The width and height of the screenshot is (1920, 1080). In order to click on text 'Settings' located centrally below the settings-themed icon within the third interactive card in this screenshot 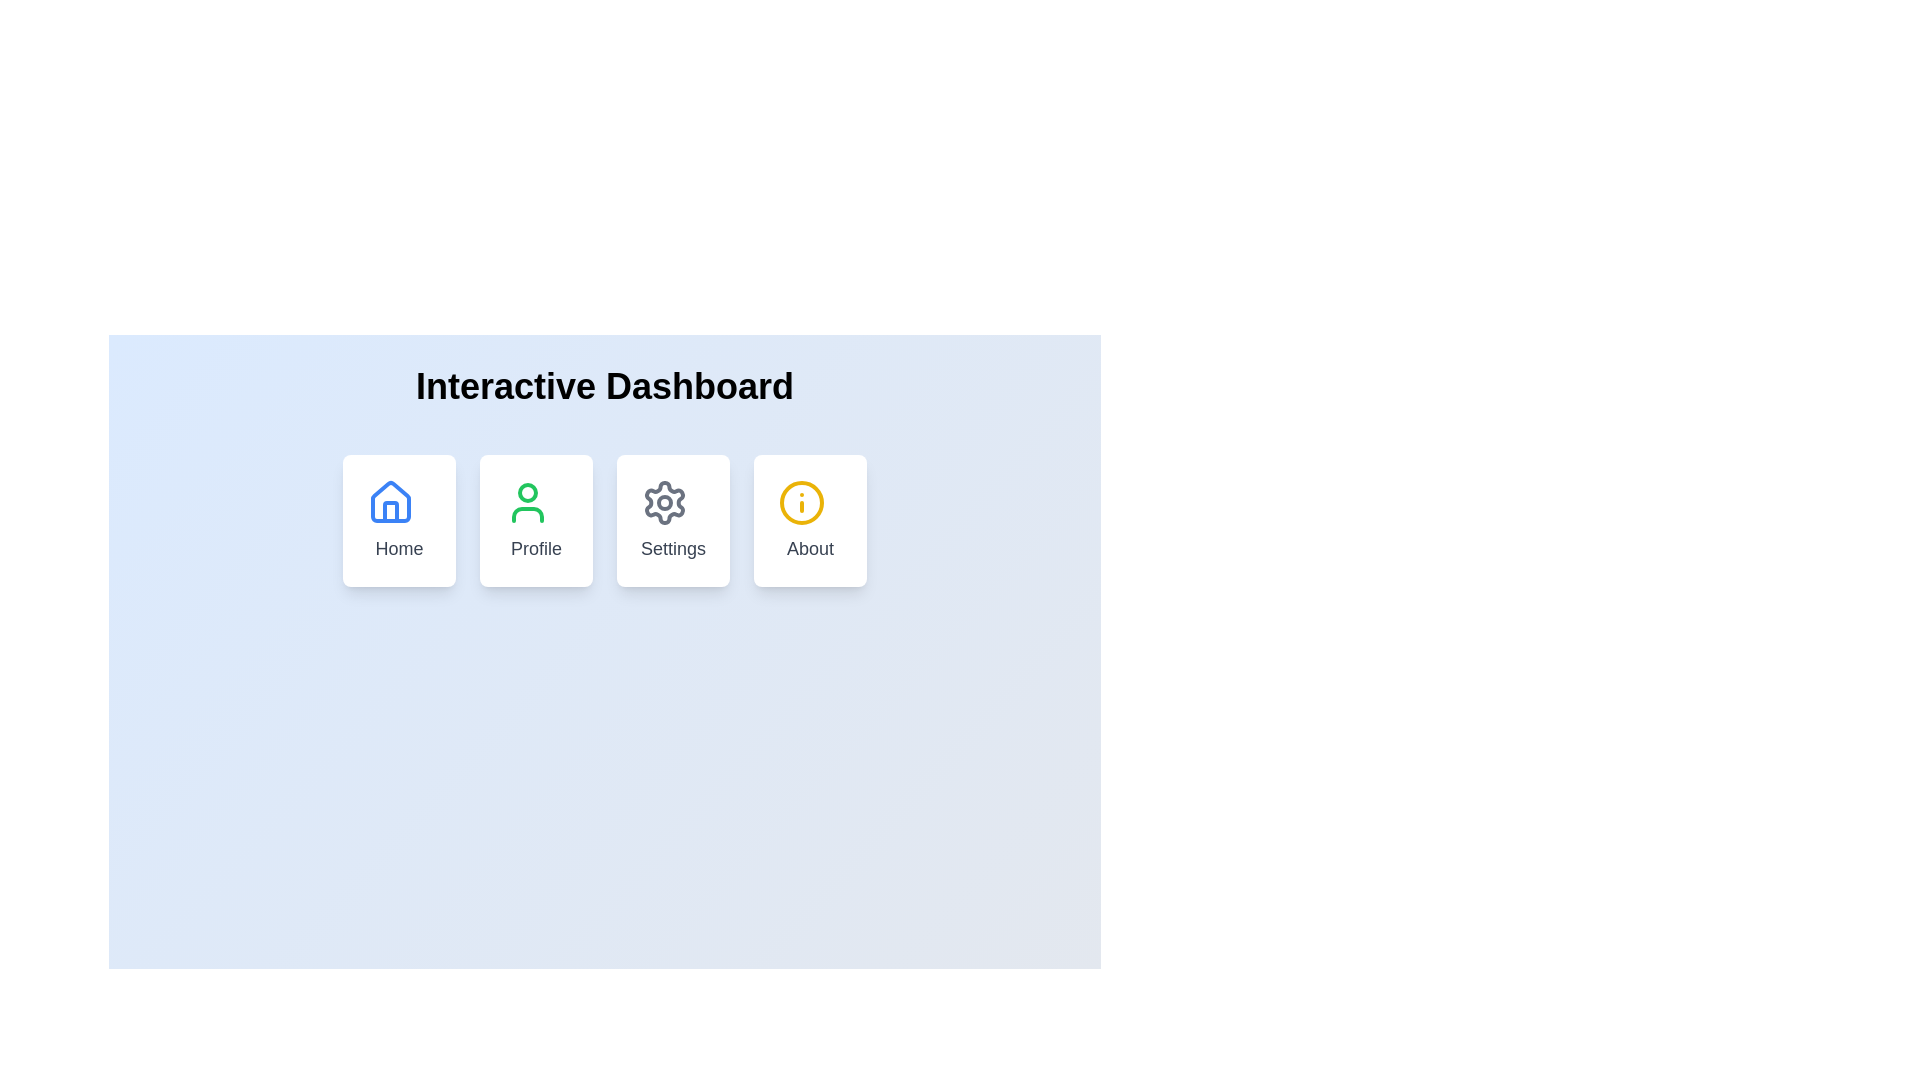, I will do `click(673, 548)`.